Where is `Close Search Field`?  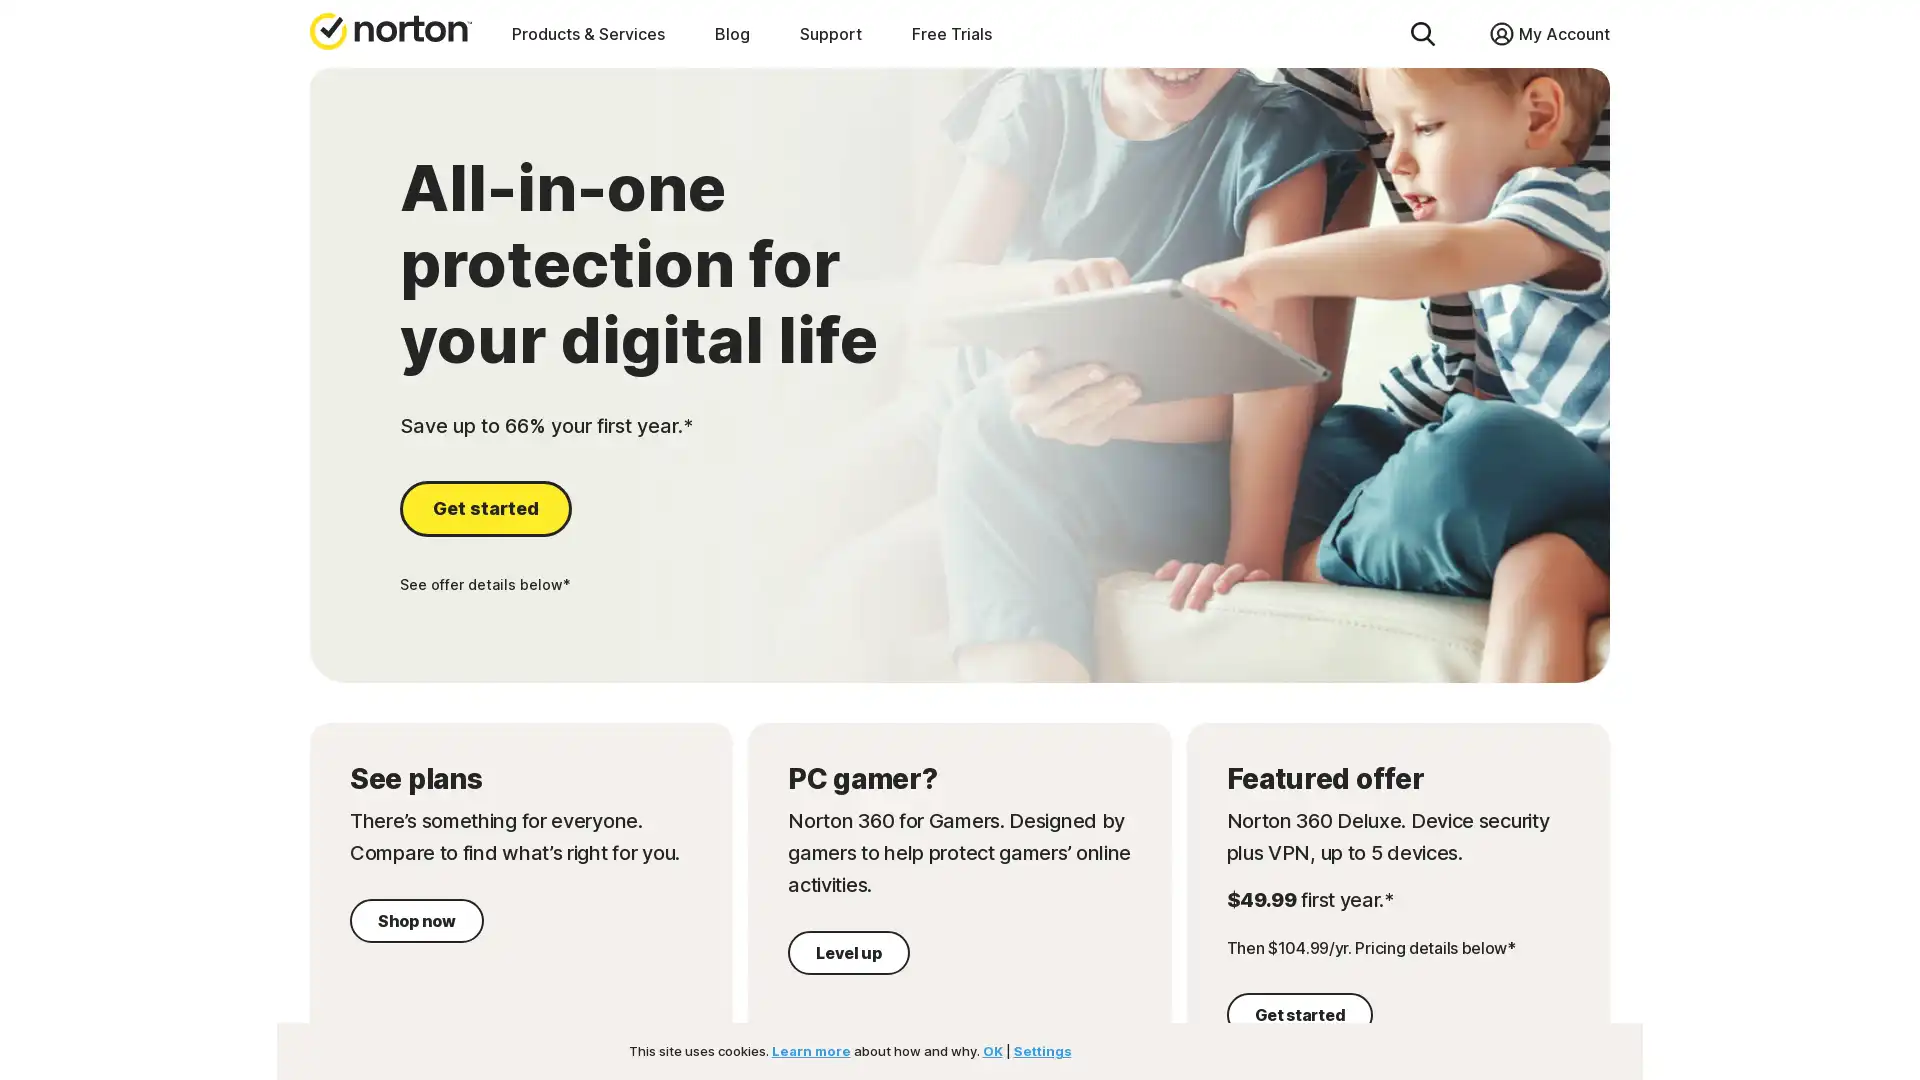
Close Search Field is located at coordinates (1429, 33).